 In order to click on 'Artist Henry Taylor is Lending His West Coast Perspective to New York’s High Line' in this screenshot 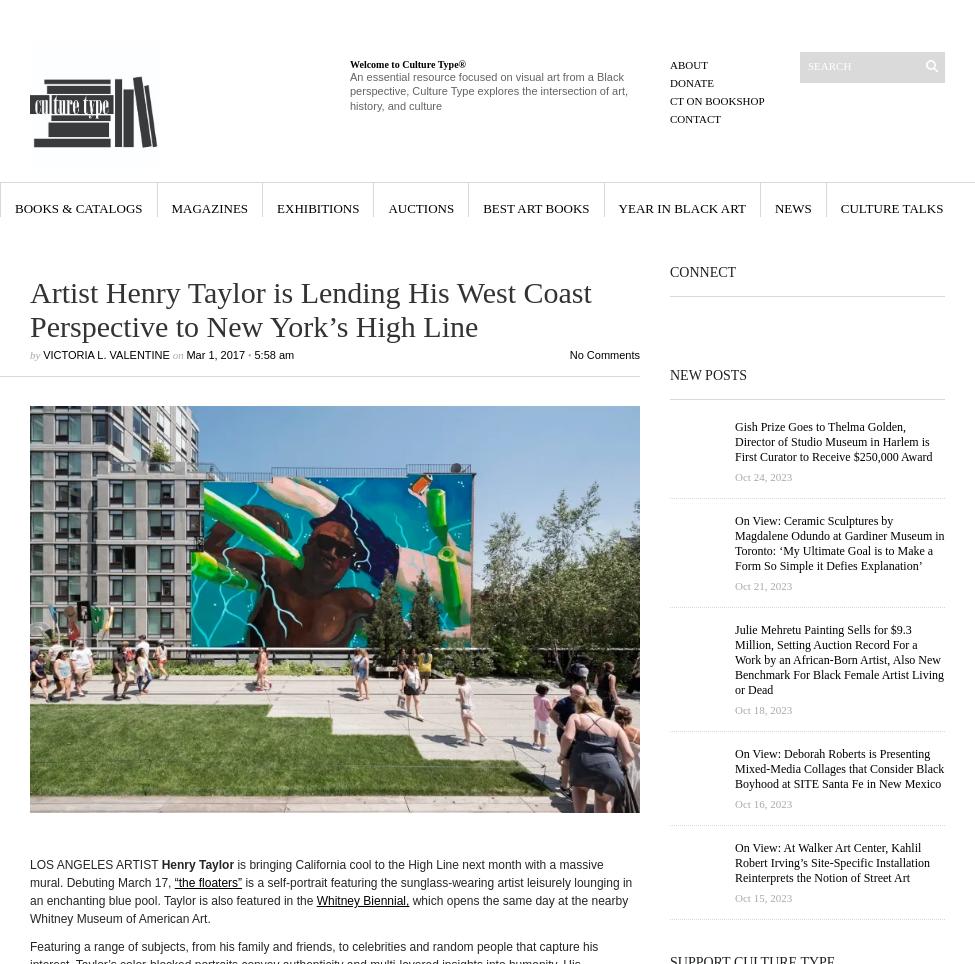, I will do `click(309, 309)`.